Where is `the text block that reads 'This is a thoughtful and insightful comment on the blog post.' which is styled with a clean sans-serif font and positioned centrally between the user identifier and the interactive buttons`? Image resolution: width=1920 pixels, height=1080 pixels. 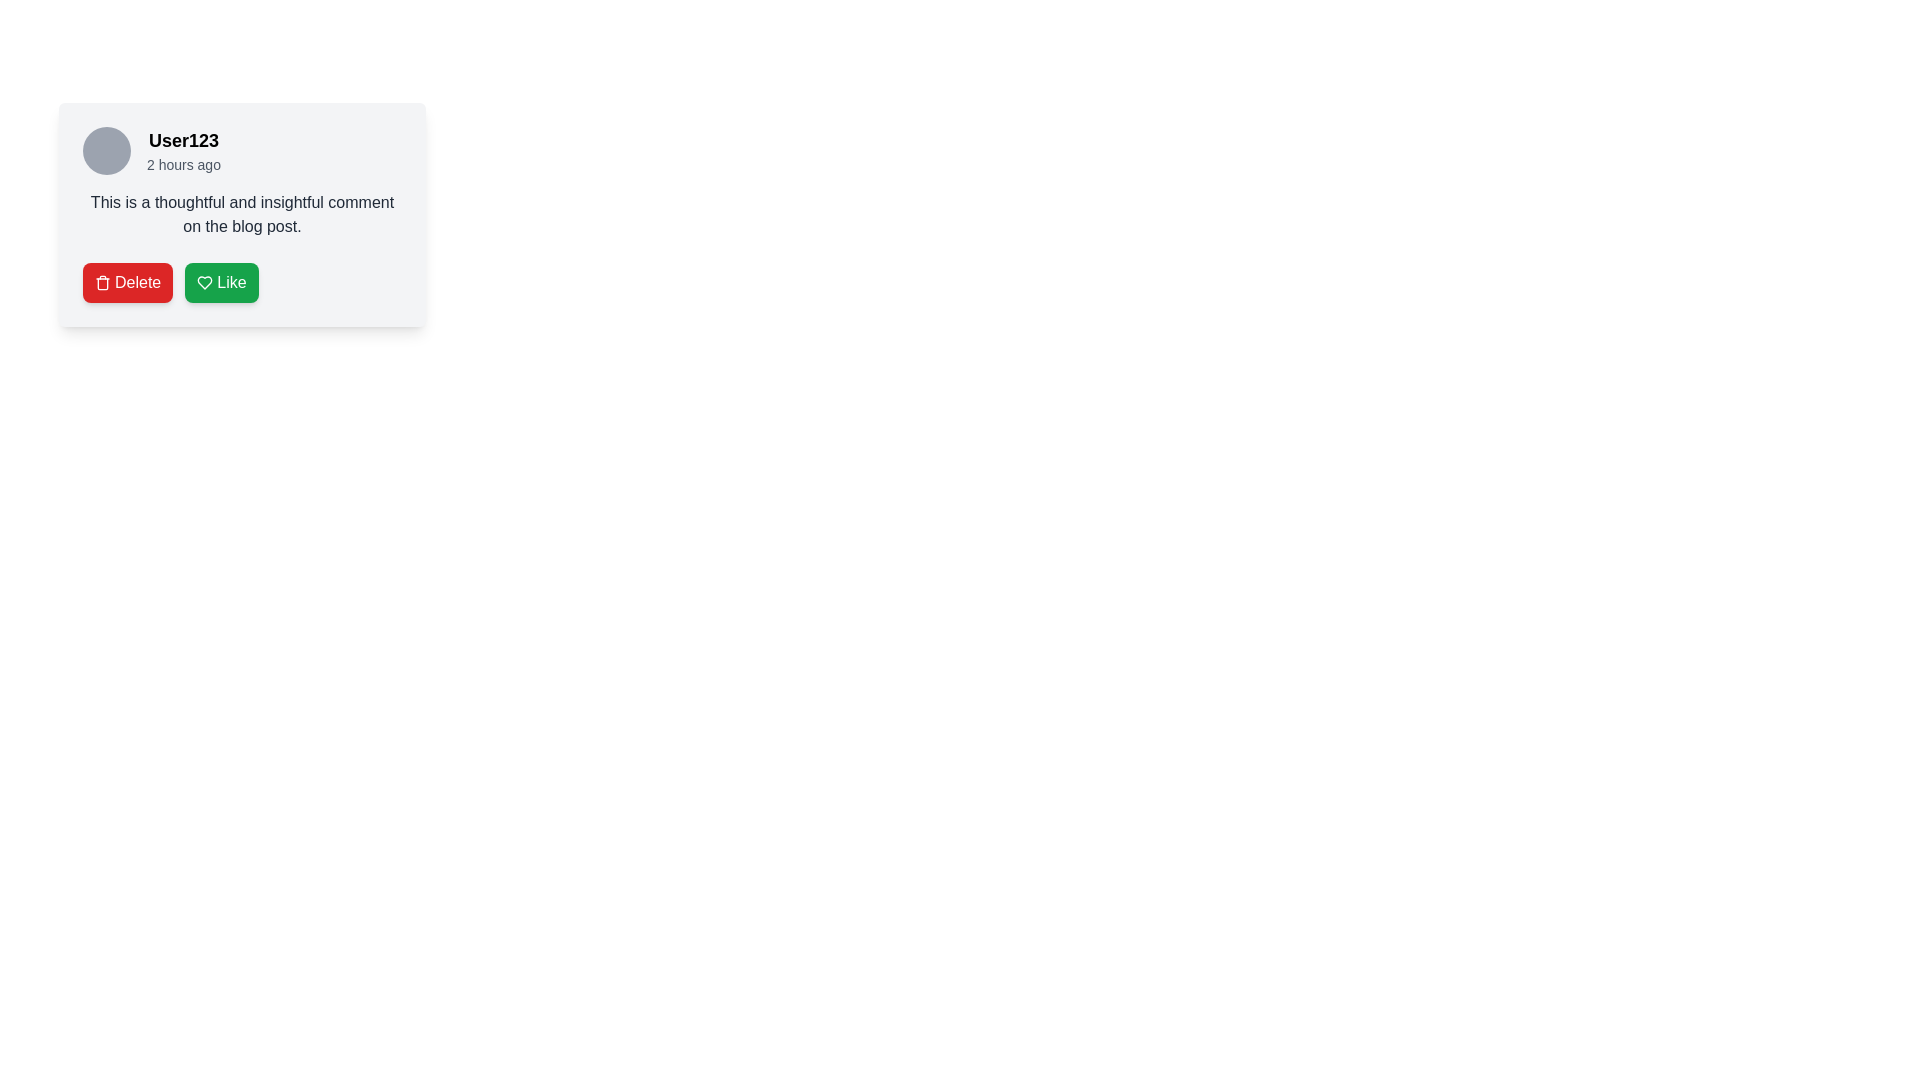 the text block that reads 'This is a thoughtful and insightful comment on the blog post.' which is styled with a clean sans-serif font and positioned centrally between the user identifier and the interactive buttons is located at coordinates (241, 215).